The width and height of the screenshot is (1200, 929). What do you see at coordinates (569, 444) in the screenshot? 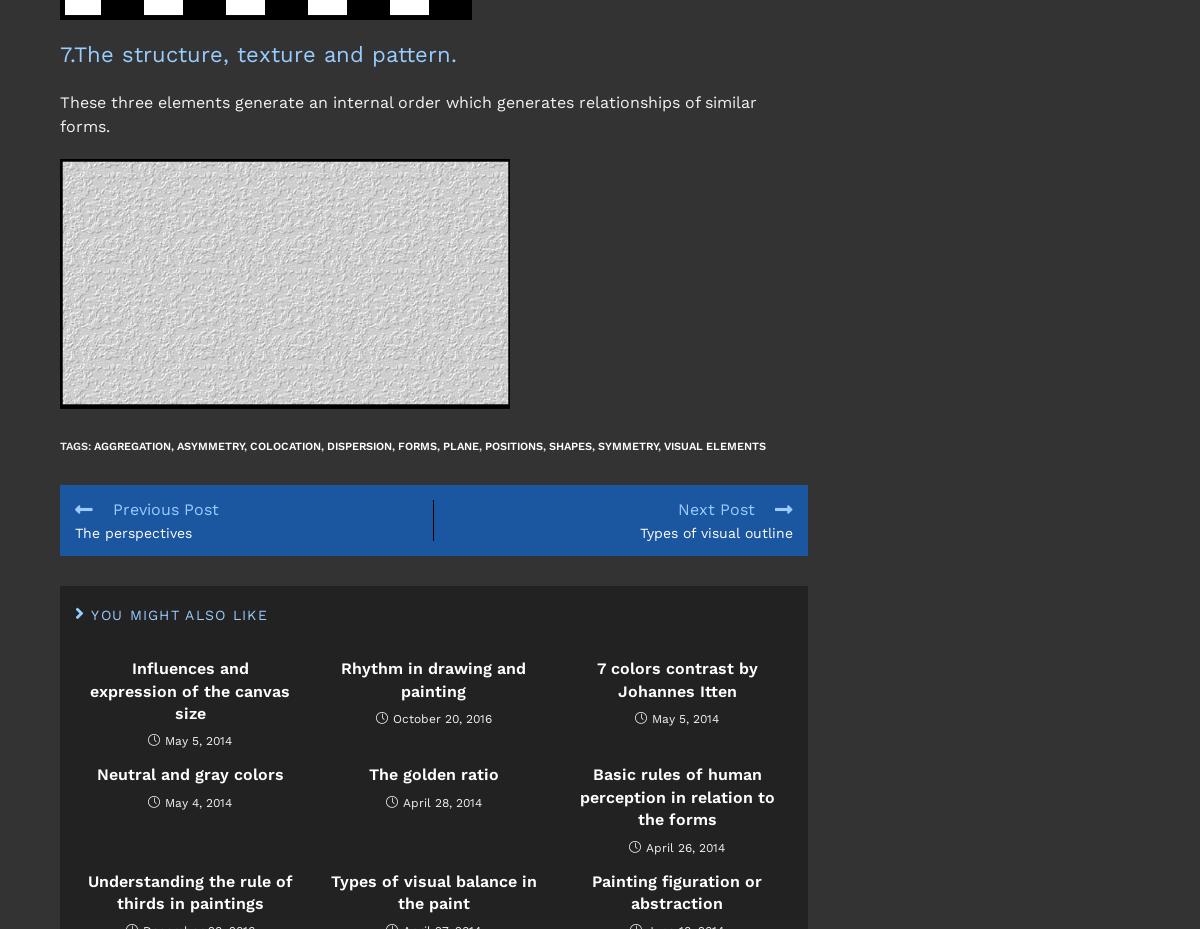
I see `'shapes'` at bounding box center [569, 444].